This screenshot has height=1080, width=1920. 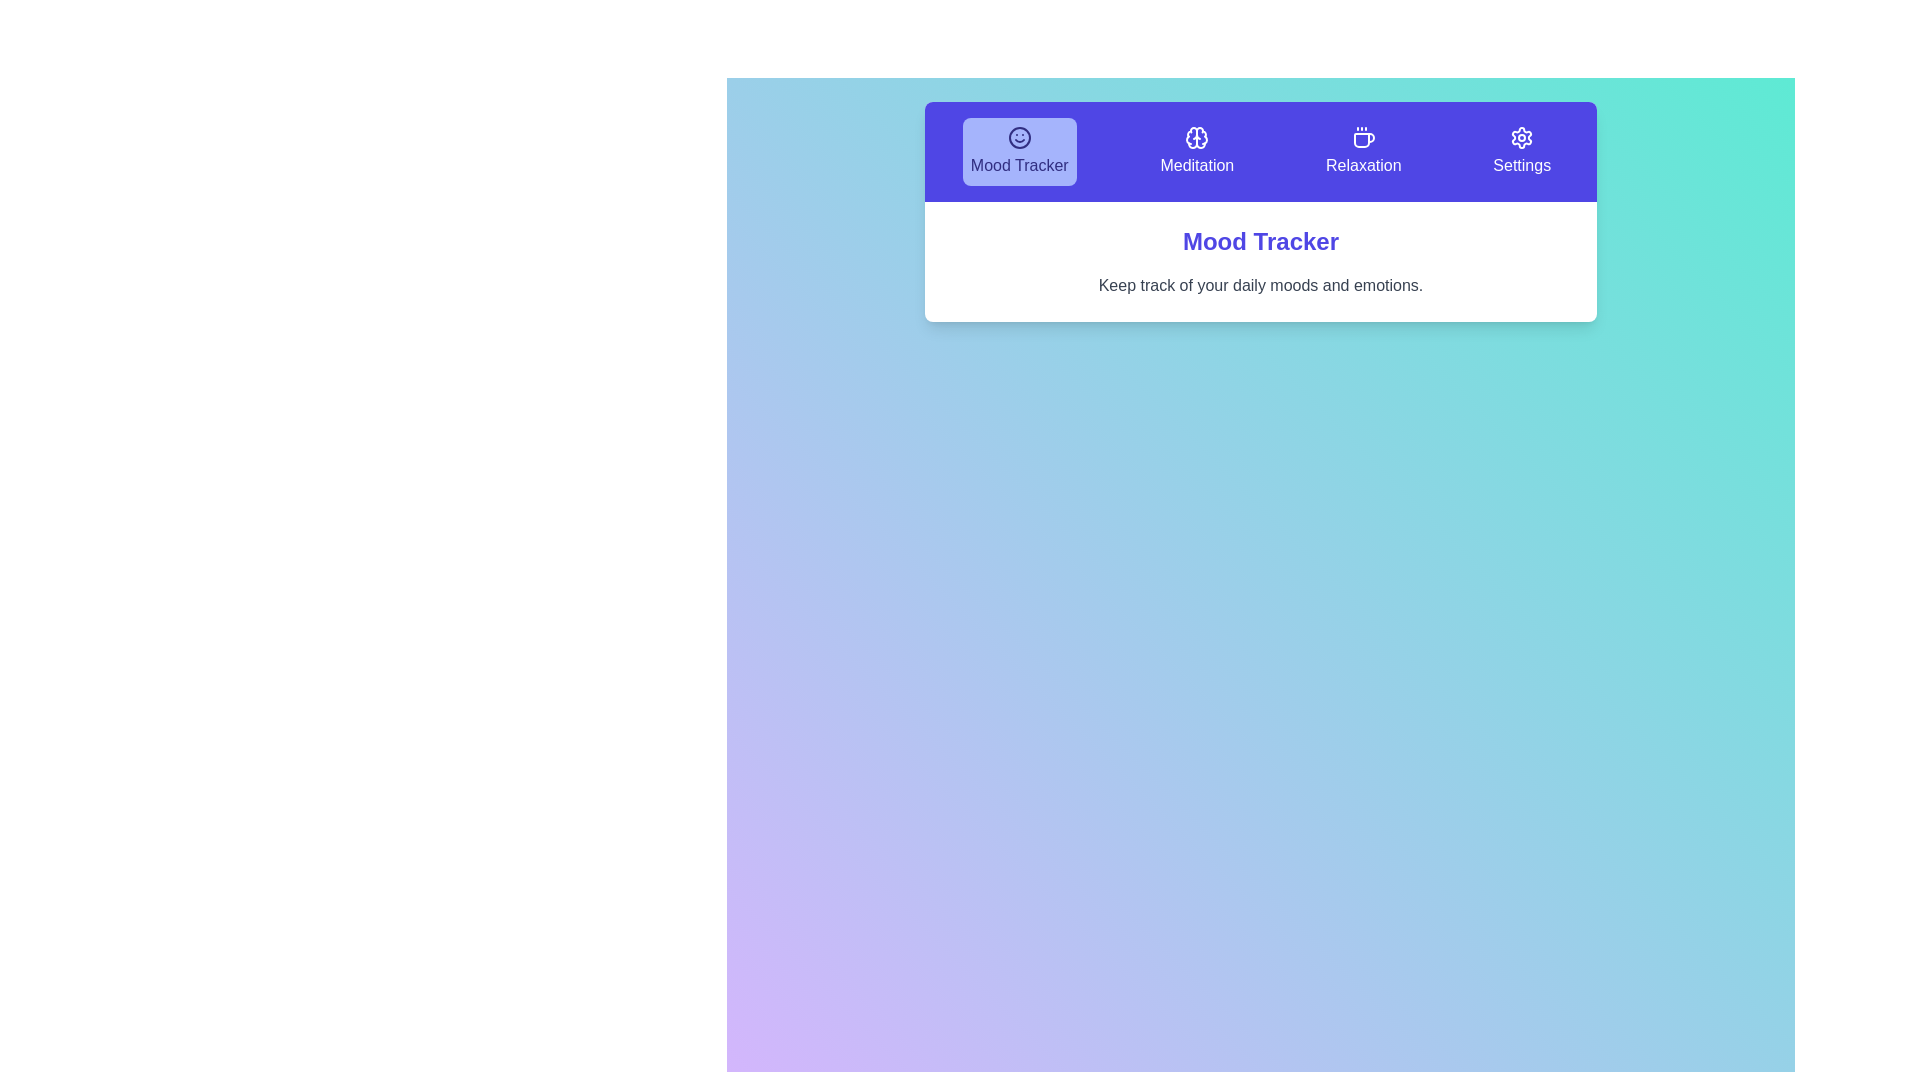 I want to click on the SVG circle element that forms the circular boundary of the smiley face in the 'Mood Tracker' icon, so click(x=1019, y=137).